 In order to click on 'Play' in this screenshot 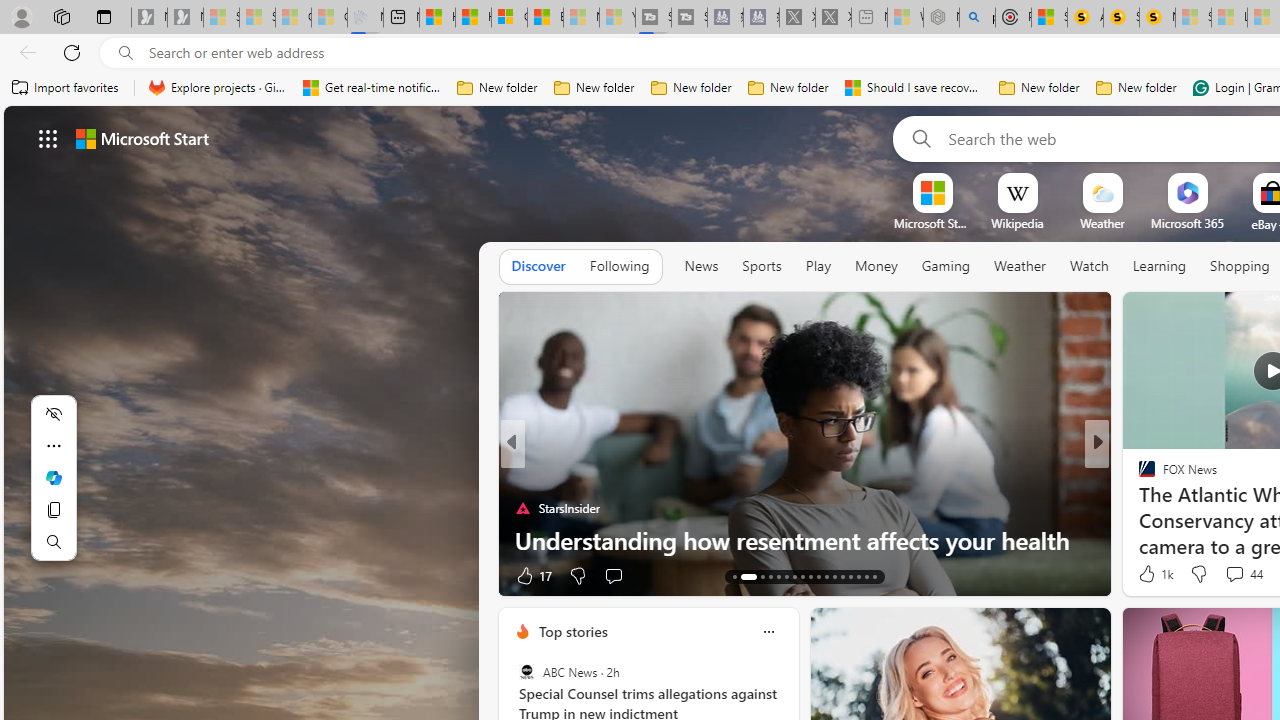, I will do `click(818, 266)`.